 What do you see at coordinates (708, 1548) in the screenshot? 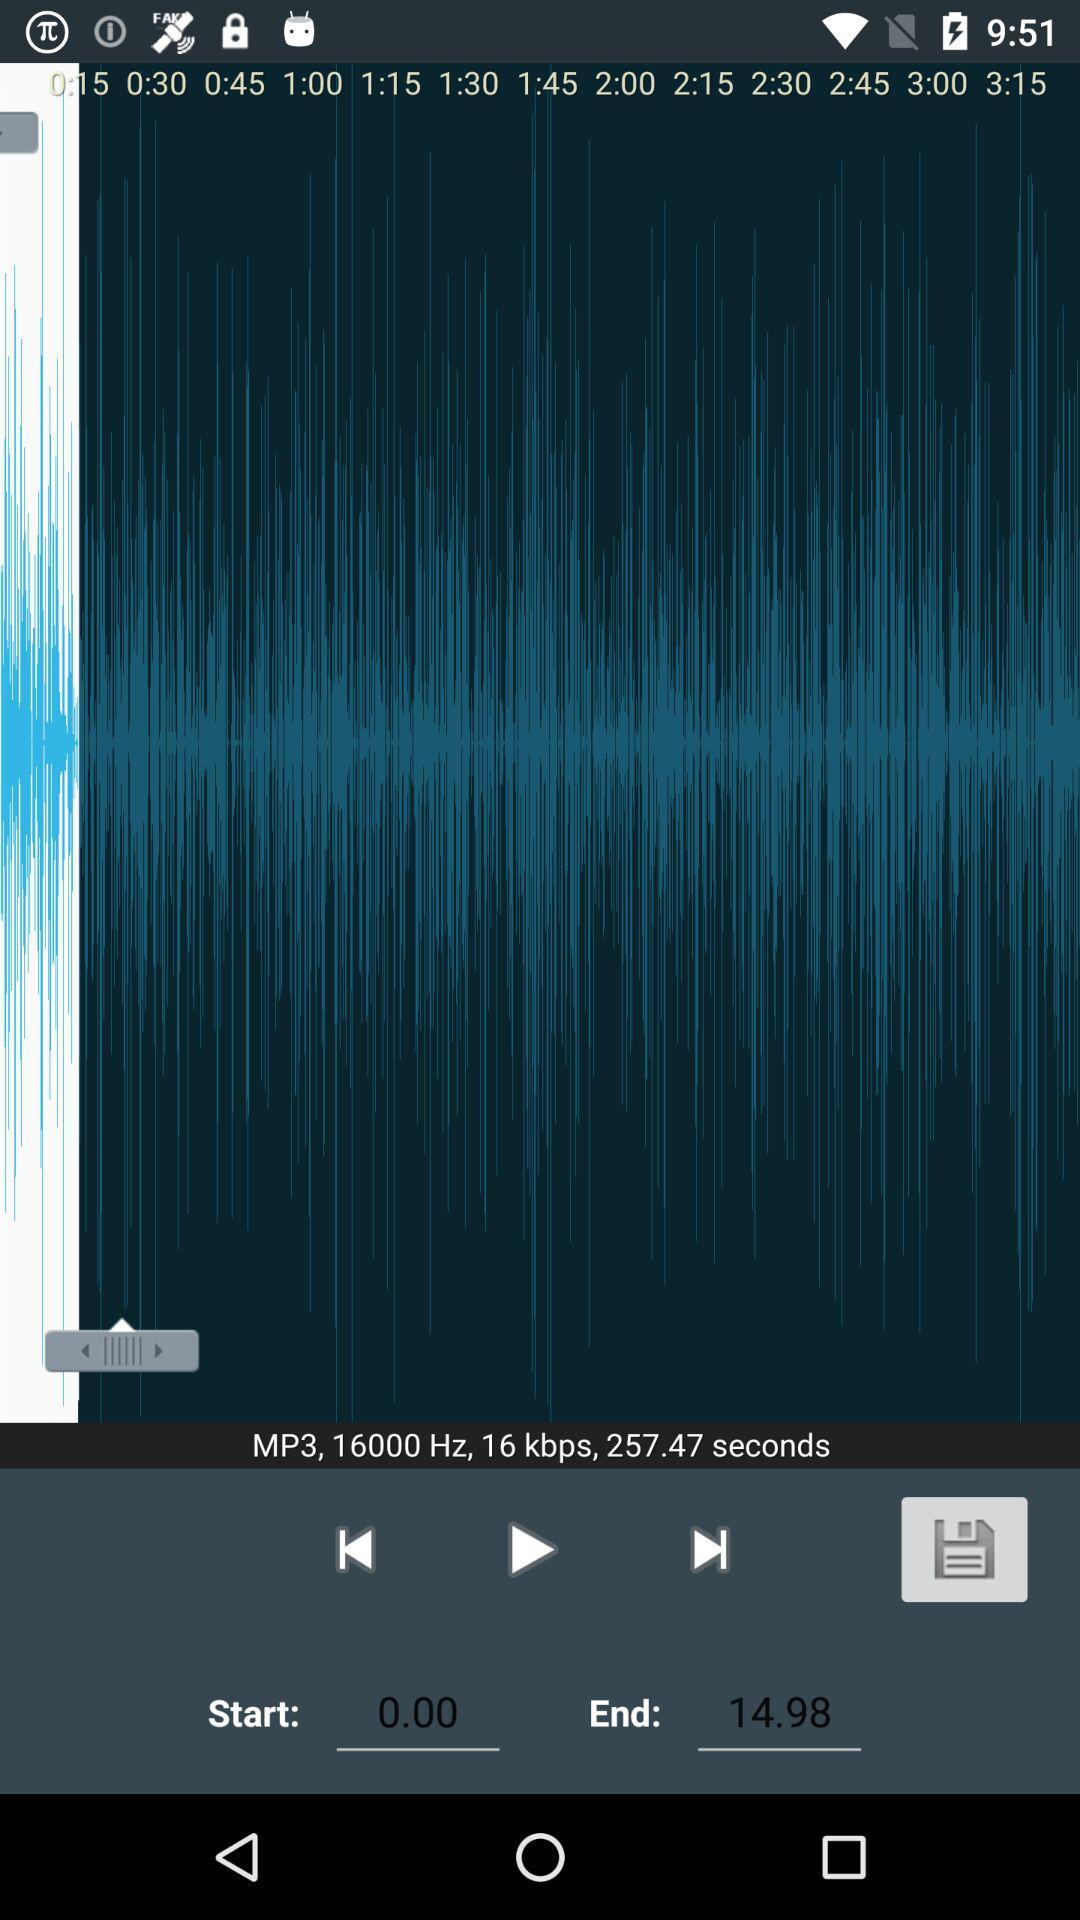
I see `the button on left of play button` at bounding box center [708, 1548].